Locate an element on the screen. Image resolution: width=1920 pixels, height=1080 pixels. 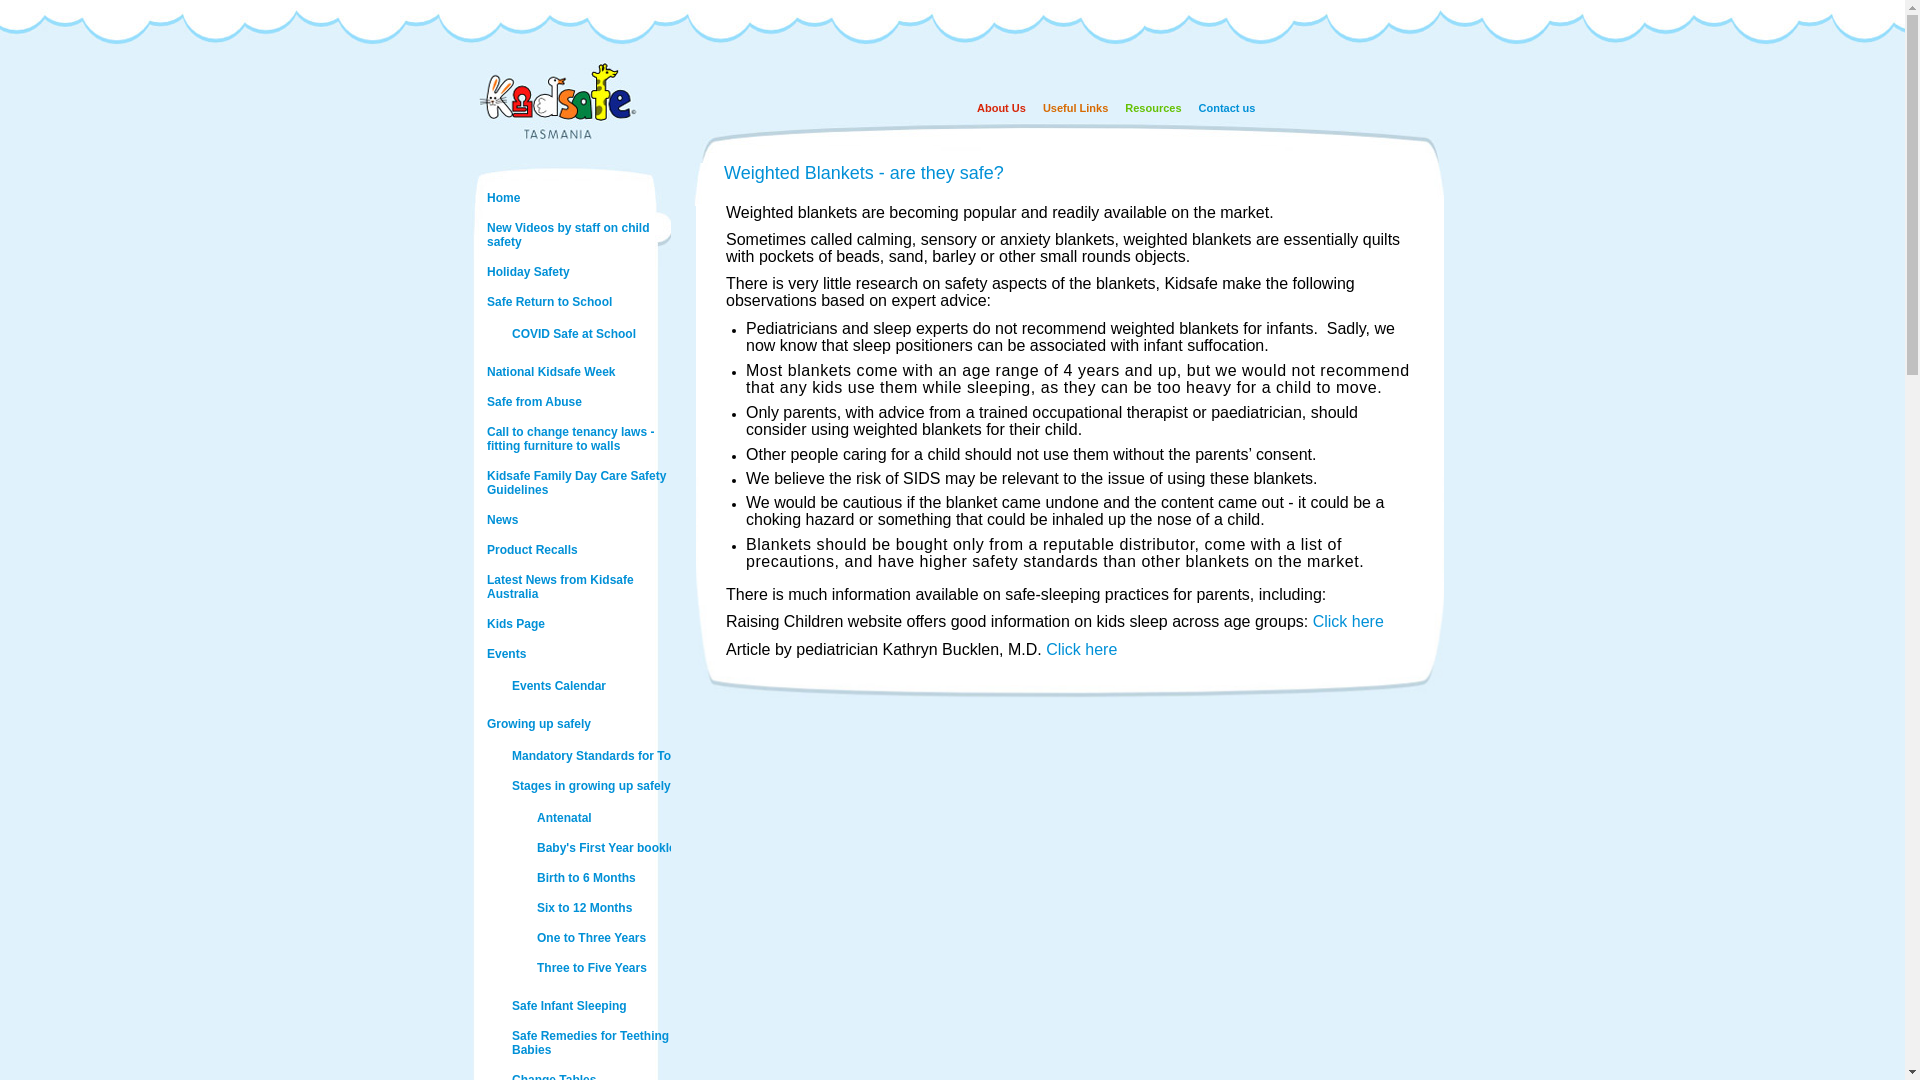
'Holiday Safety' is located at coordinates (575, 272).